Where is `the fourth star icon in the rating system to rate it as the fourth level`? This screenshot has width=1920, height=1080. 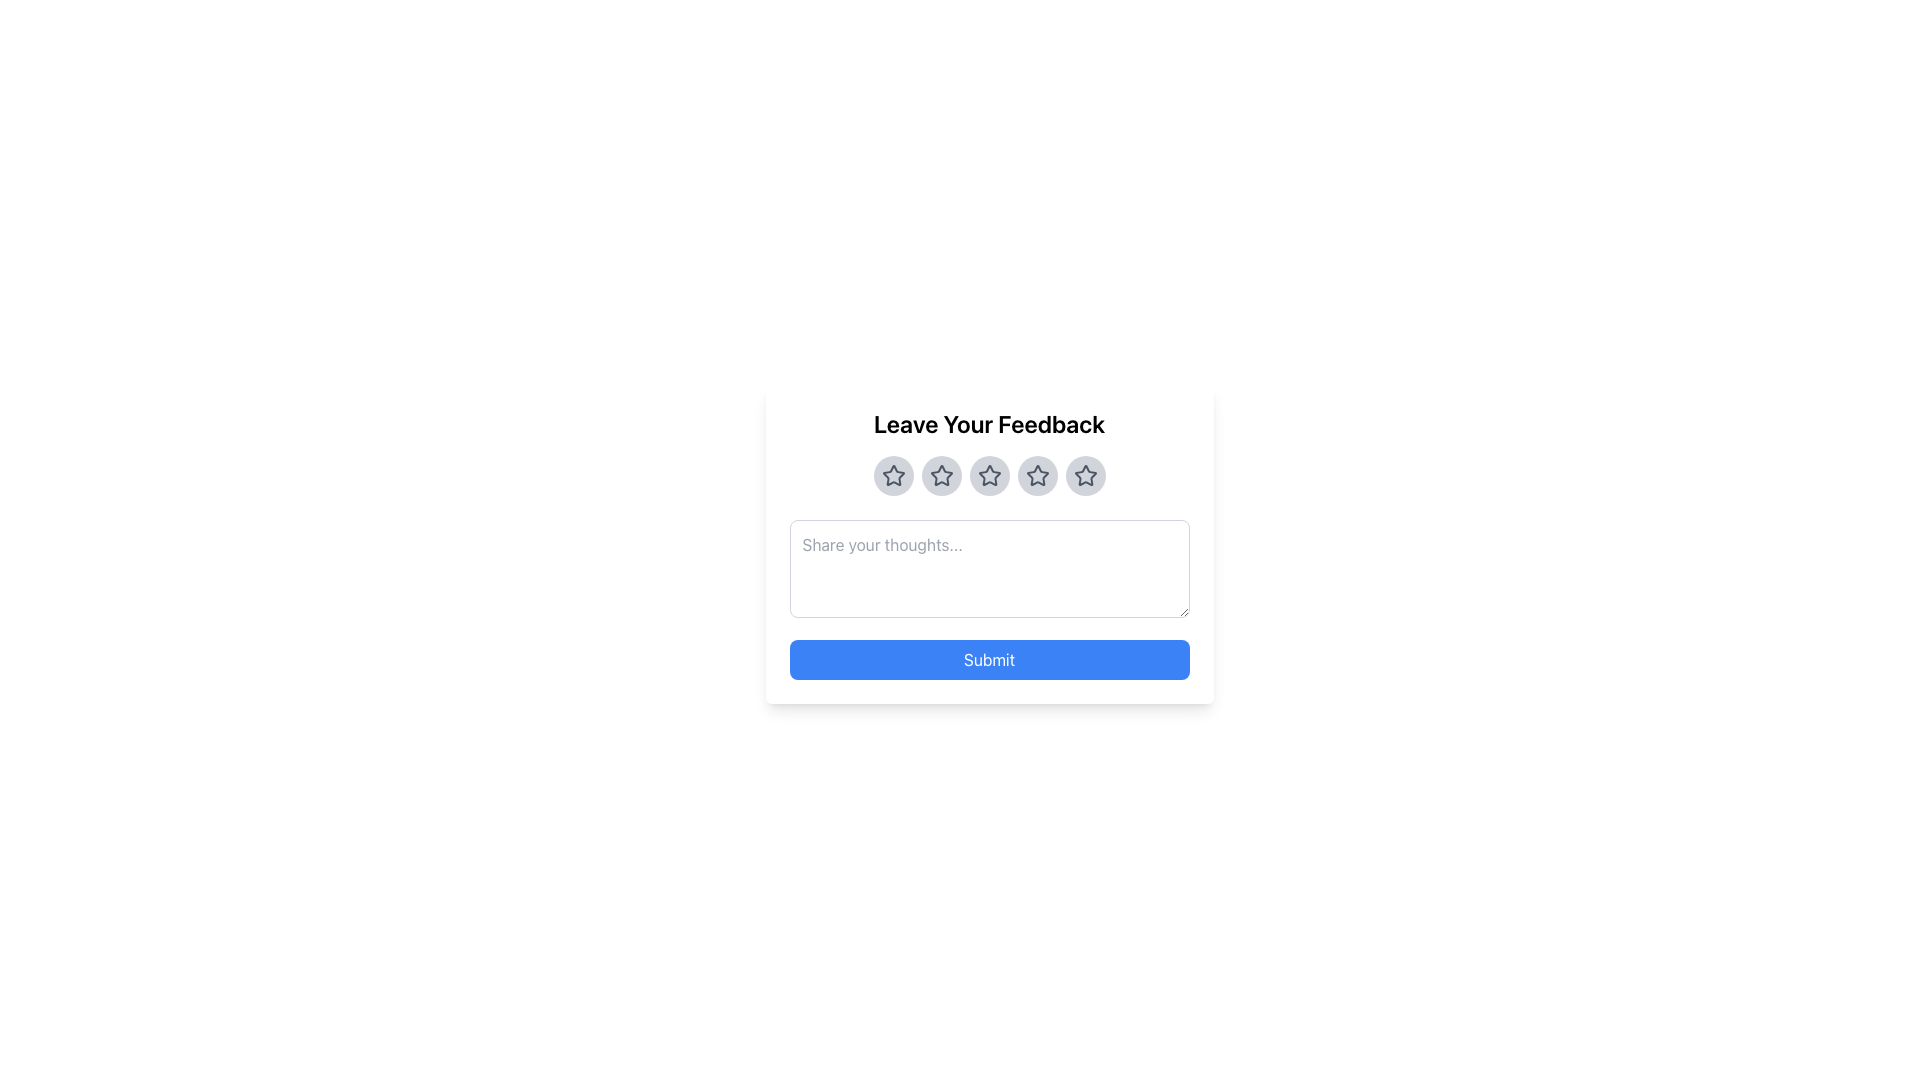 the fourth star icon in the rating system to rate it as the fourth level is located at coordinates (1037, 475).